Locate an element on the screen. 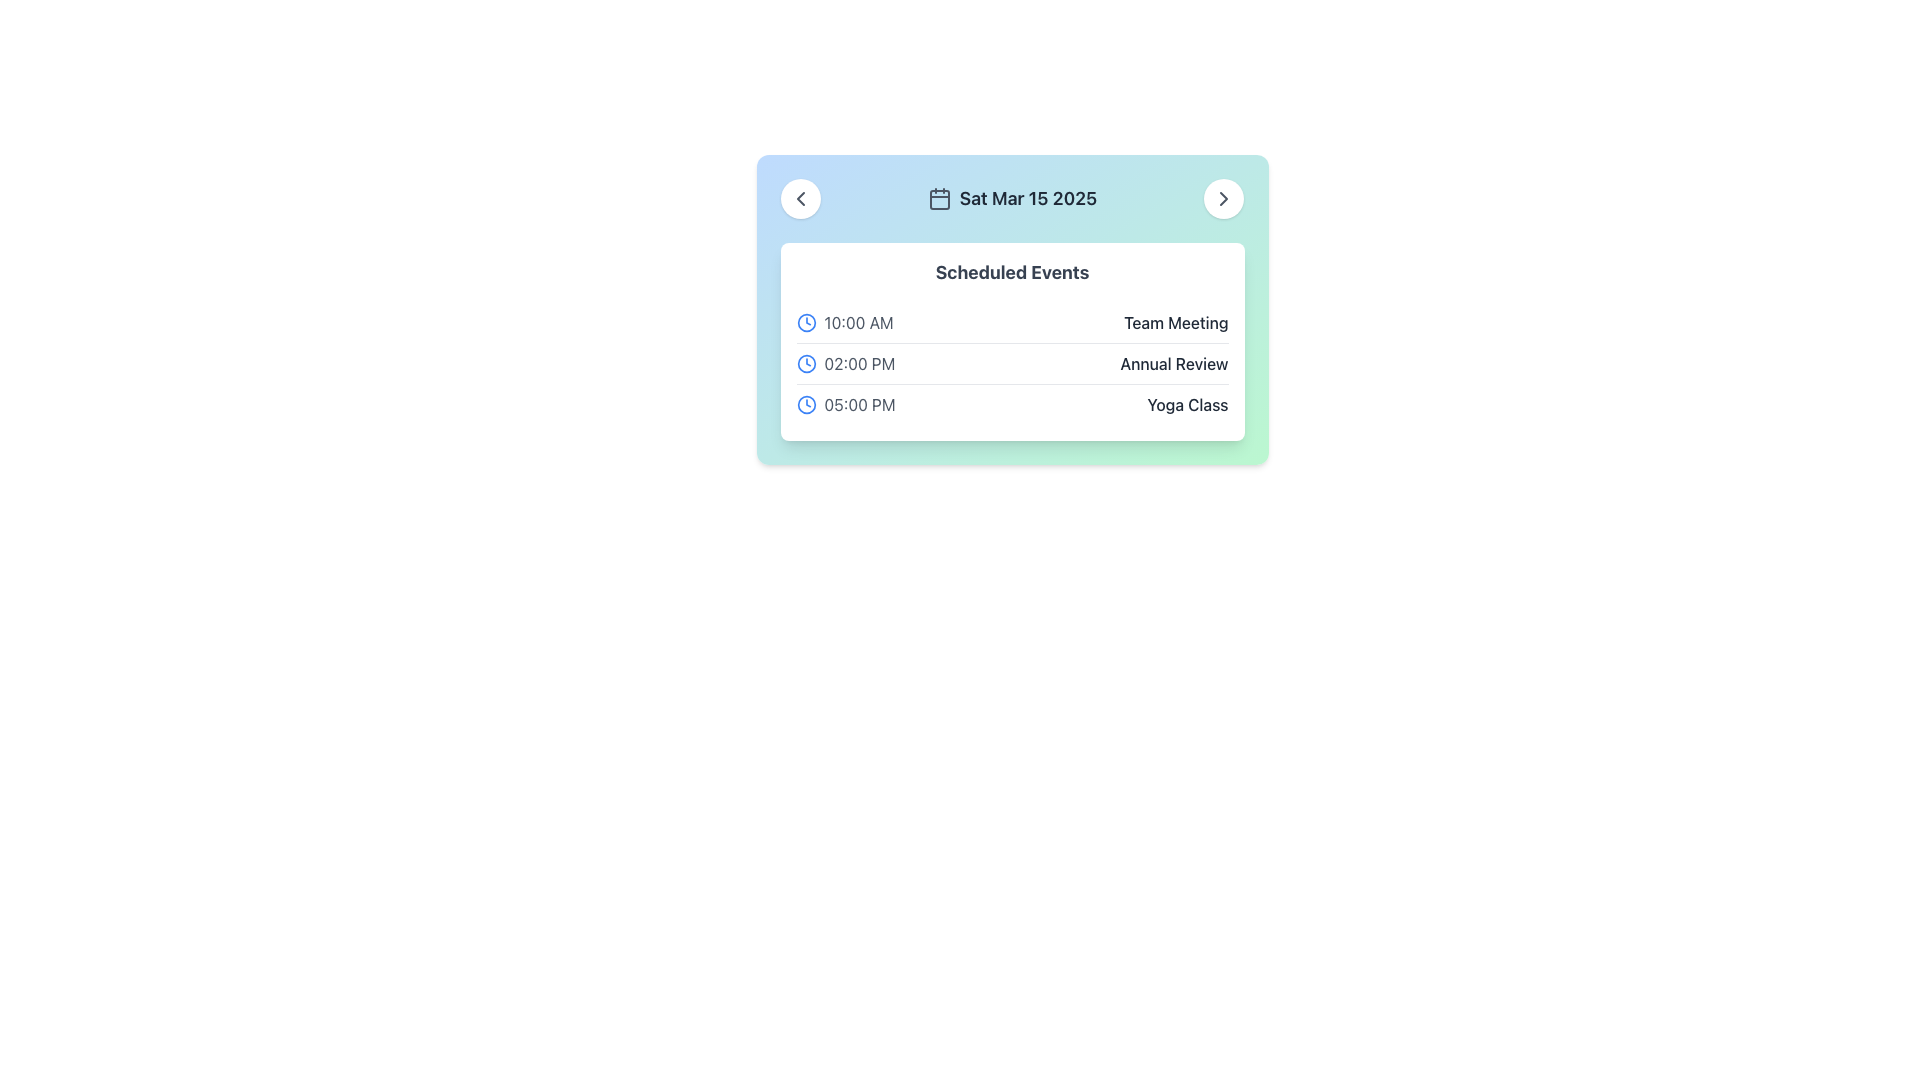  the visual indicator icon representing the time associated with the event located to the left of the '10:00 AM' label is located at coordinates (806, 322).